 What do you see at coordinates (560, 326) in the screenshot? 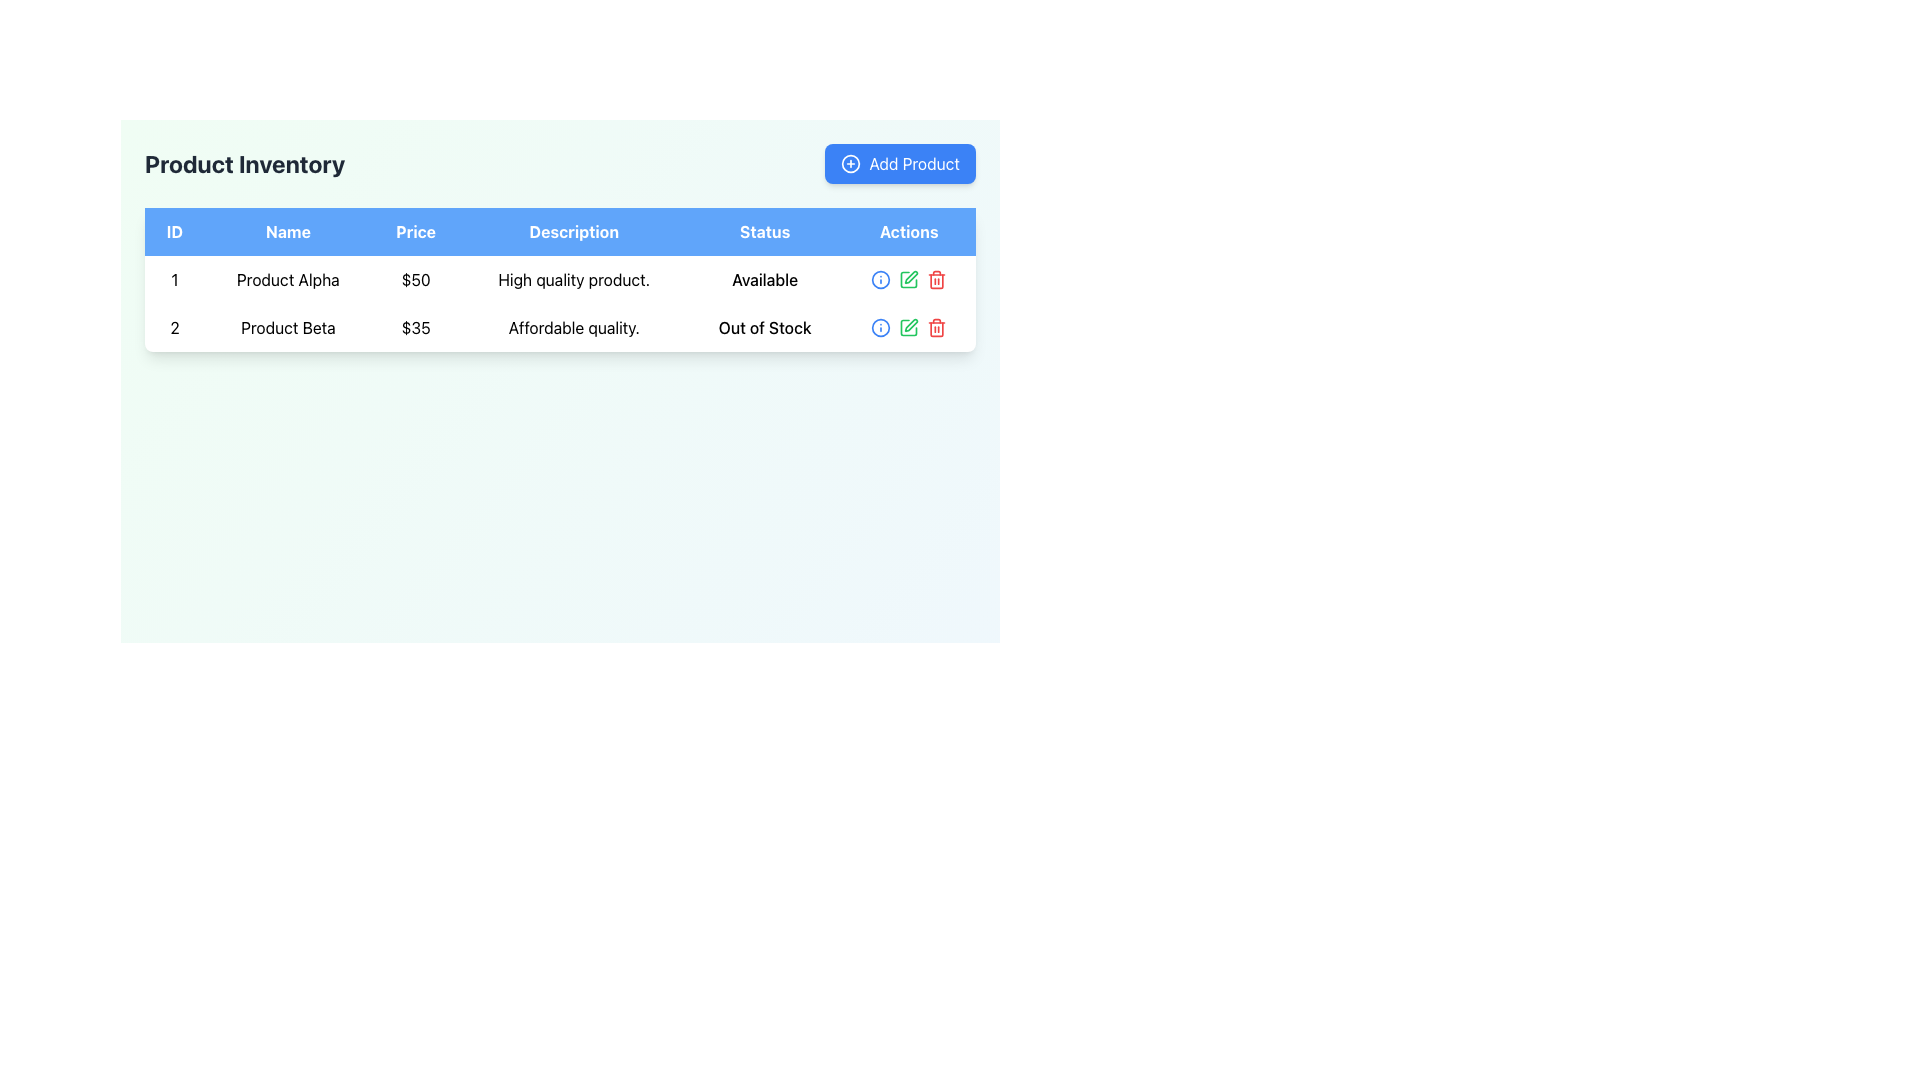
I see `the second row of the inventory table` at bounding box center [560, 326].